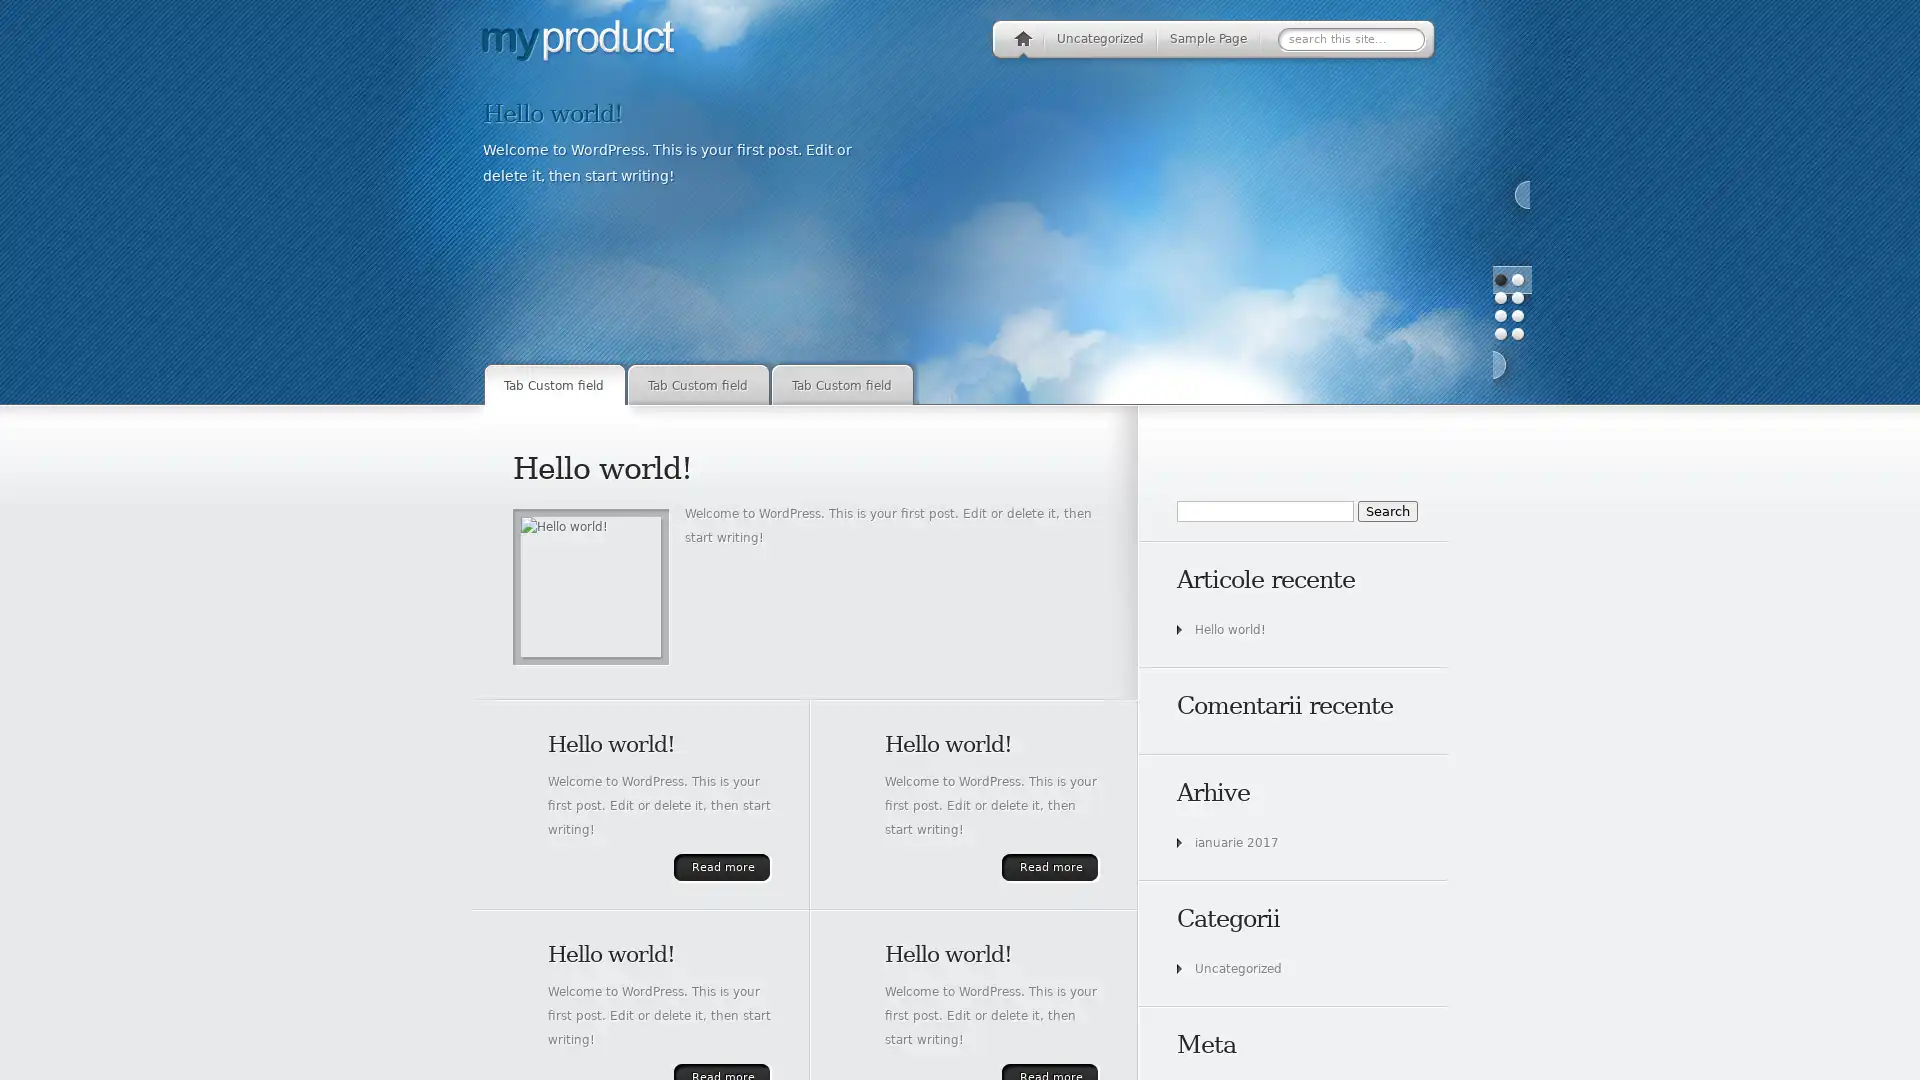 The width and height of the screenshot is (1920, 1080). I want to click on Search, so click(1386, 509).